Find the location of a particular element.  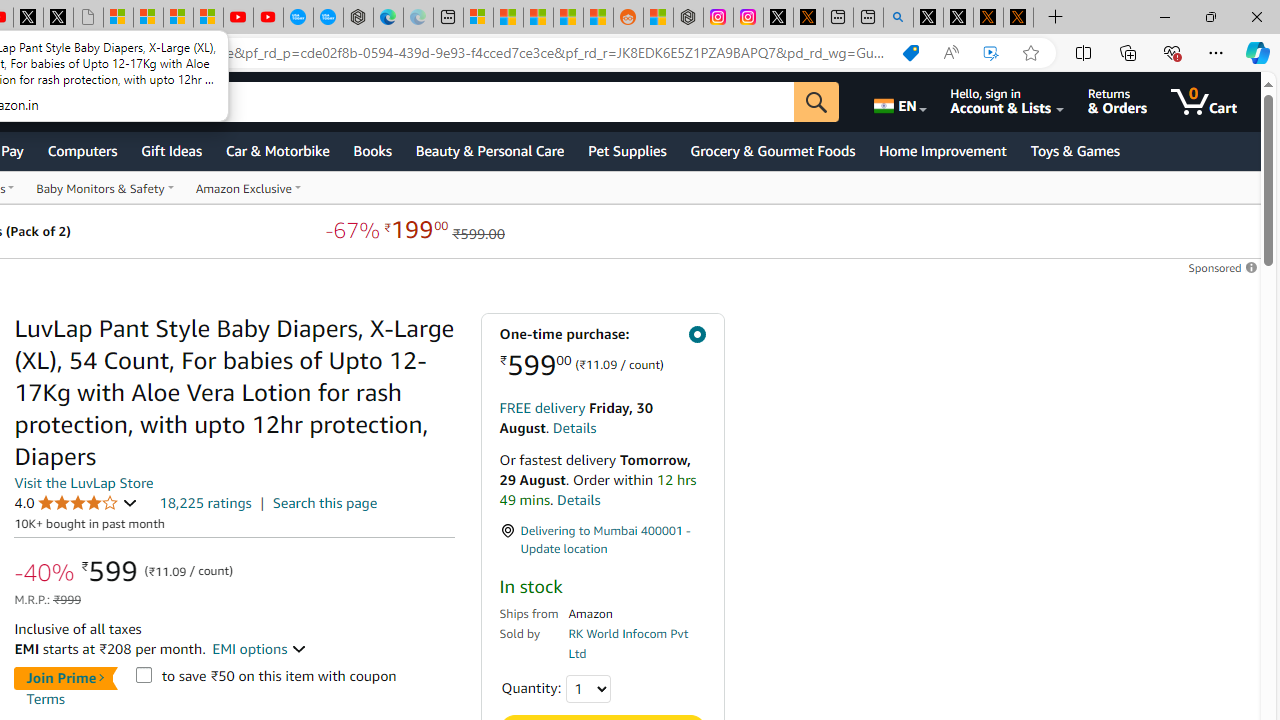

'Nordace - Nordace has arrived Hong Kong' is located at coordinates (358, 17).